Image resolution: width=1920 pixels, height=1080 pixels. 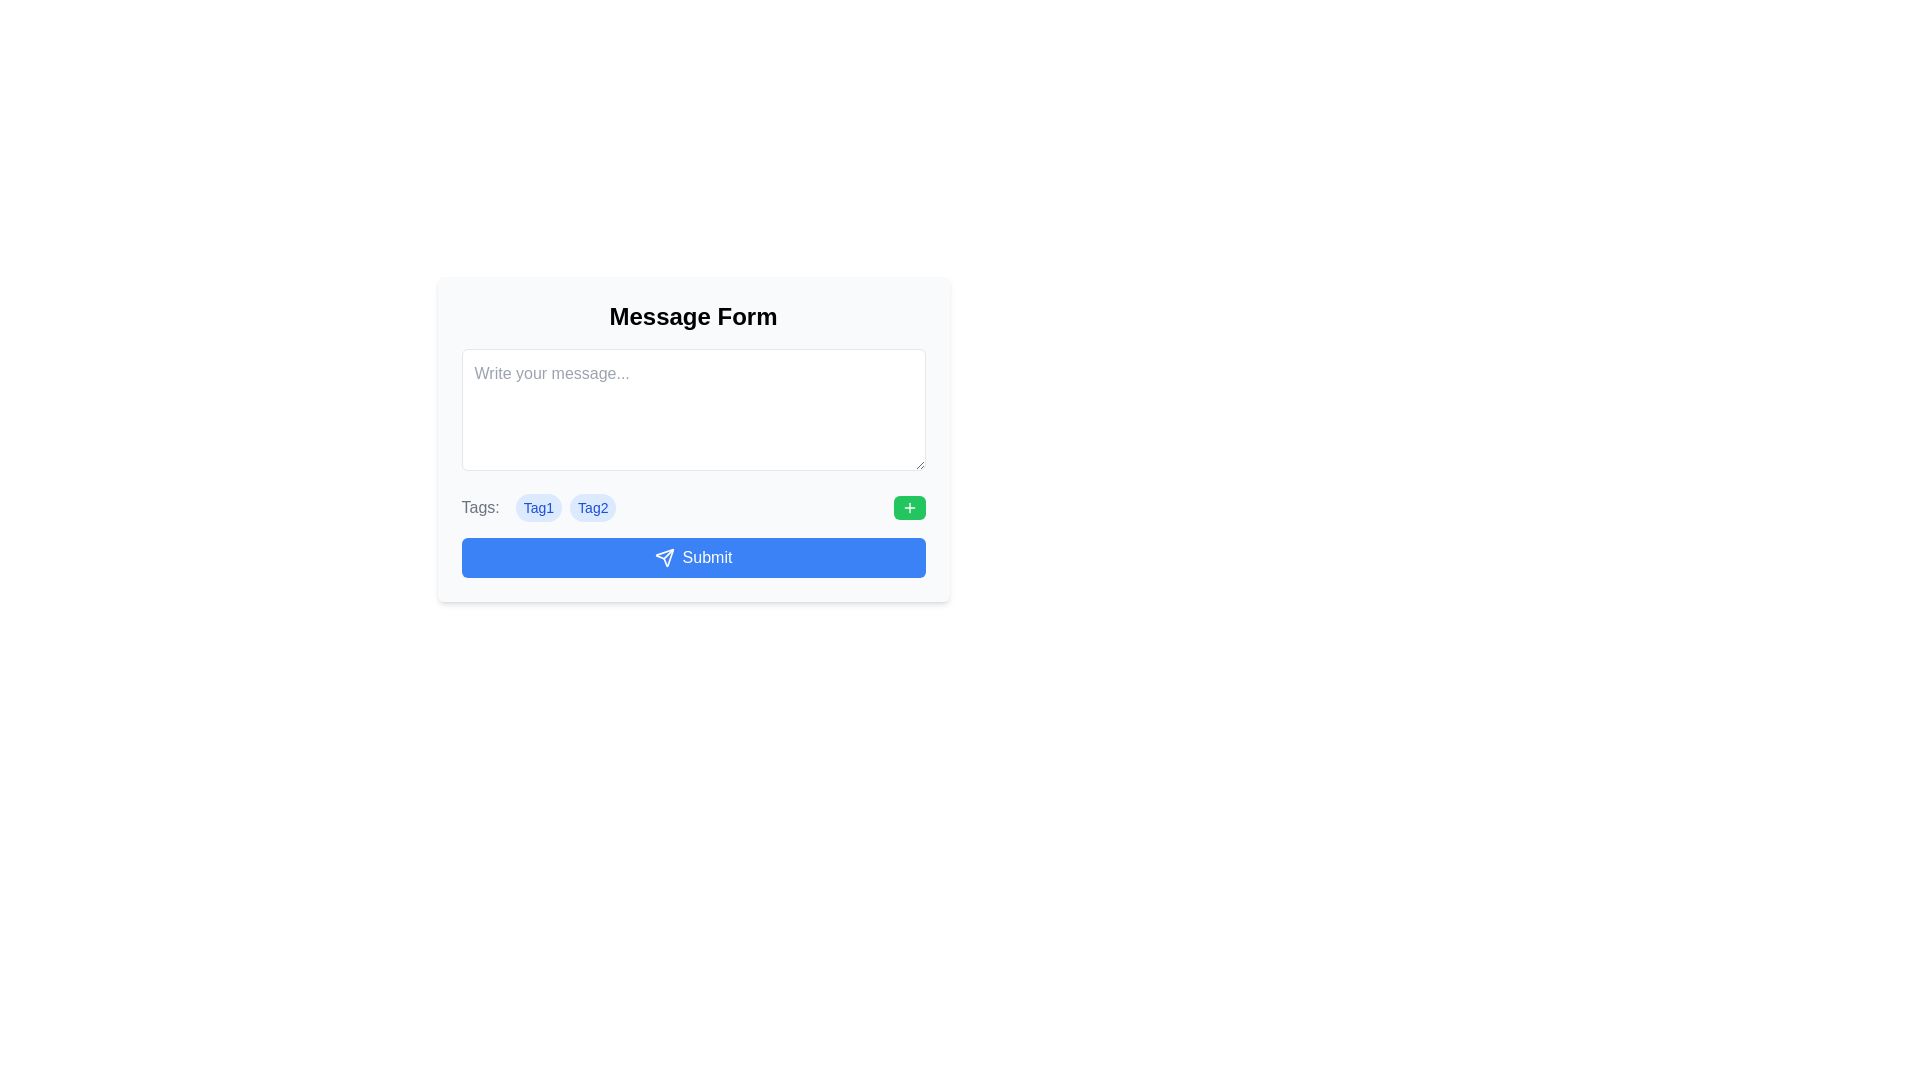 What do you see at coordinates (664, 558) in the screenshot?
I see `the graphic icon representing the send button located on the right side of the input area below the tags section` at bounding box center [664, 558].